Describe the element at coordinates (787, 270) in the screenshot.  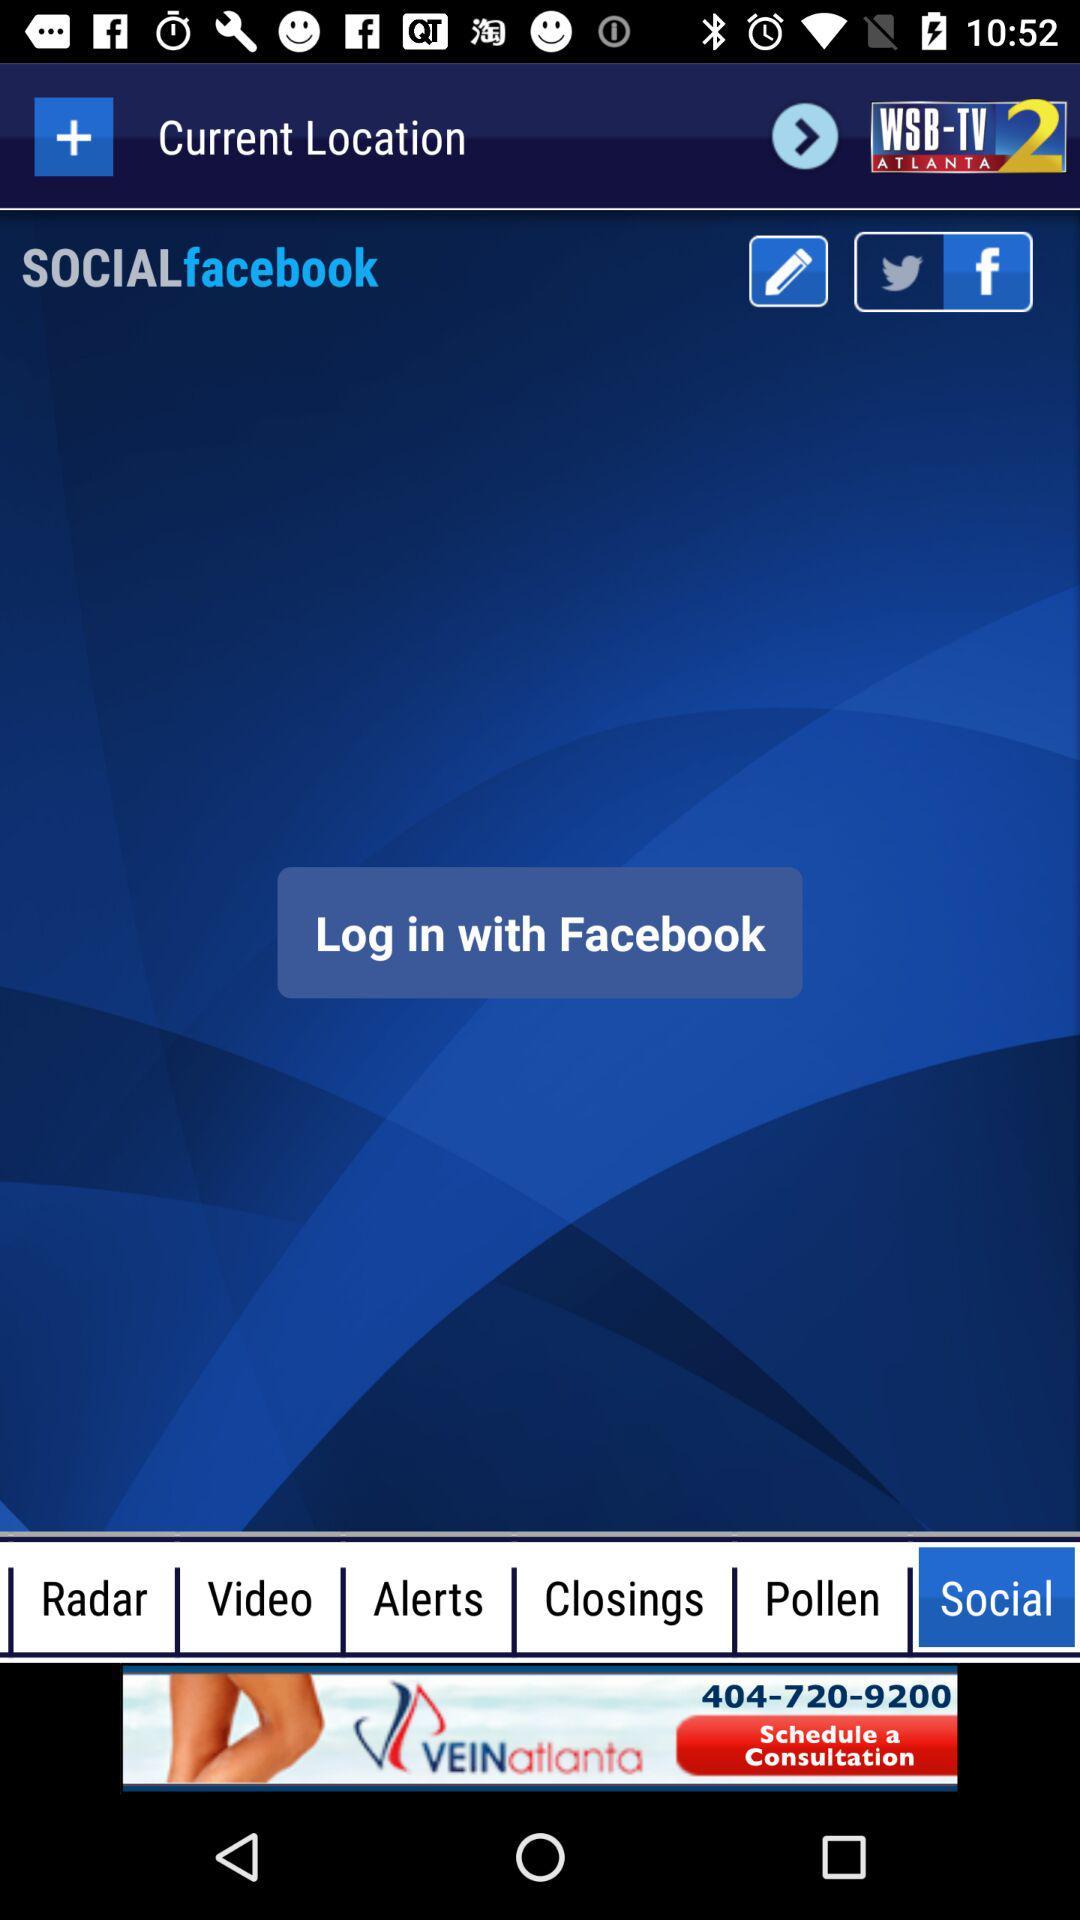
I see `menu page` at that location.